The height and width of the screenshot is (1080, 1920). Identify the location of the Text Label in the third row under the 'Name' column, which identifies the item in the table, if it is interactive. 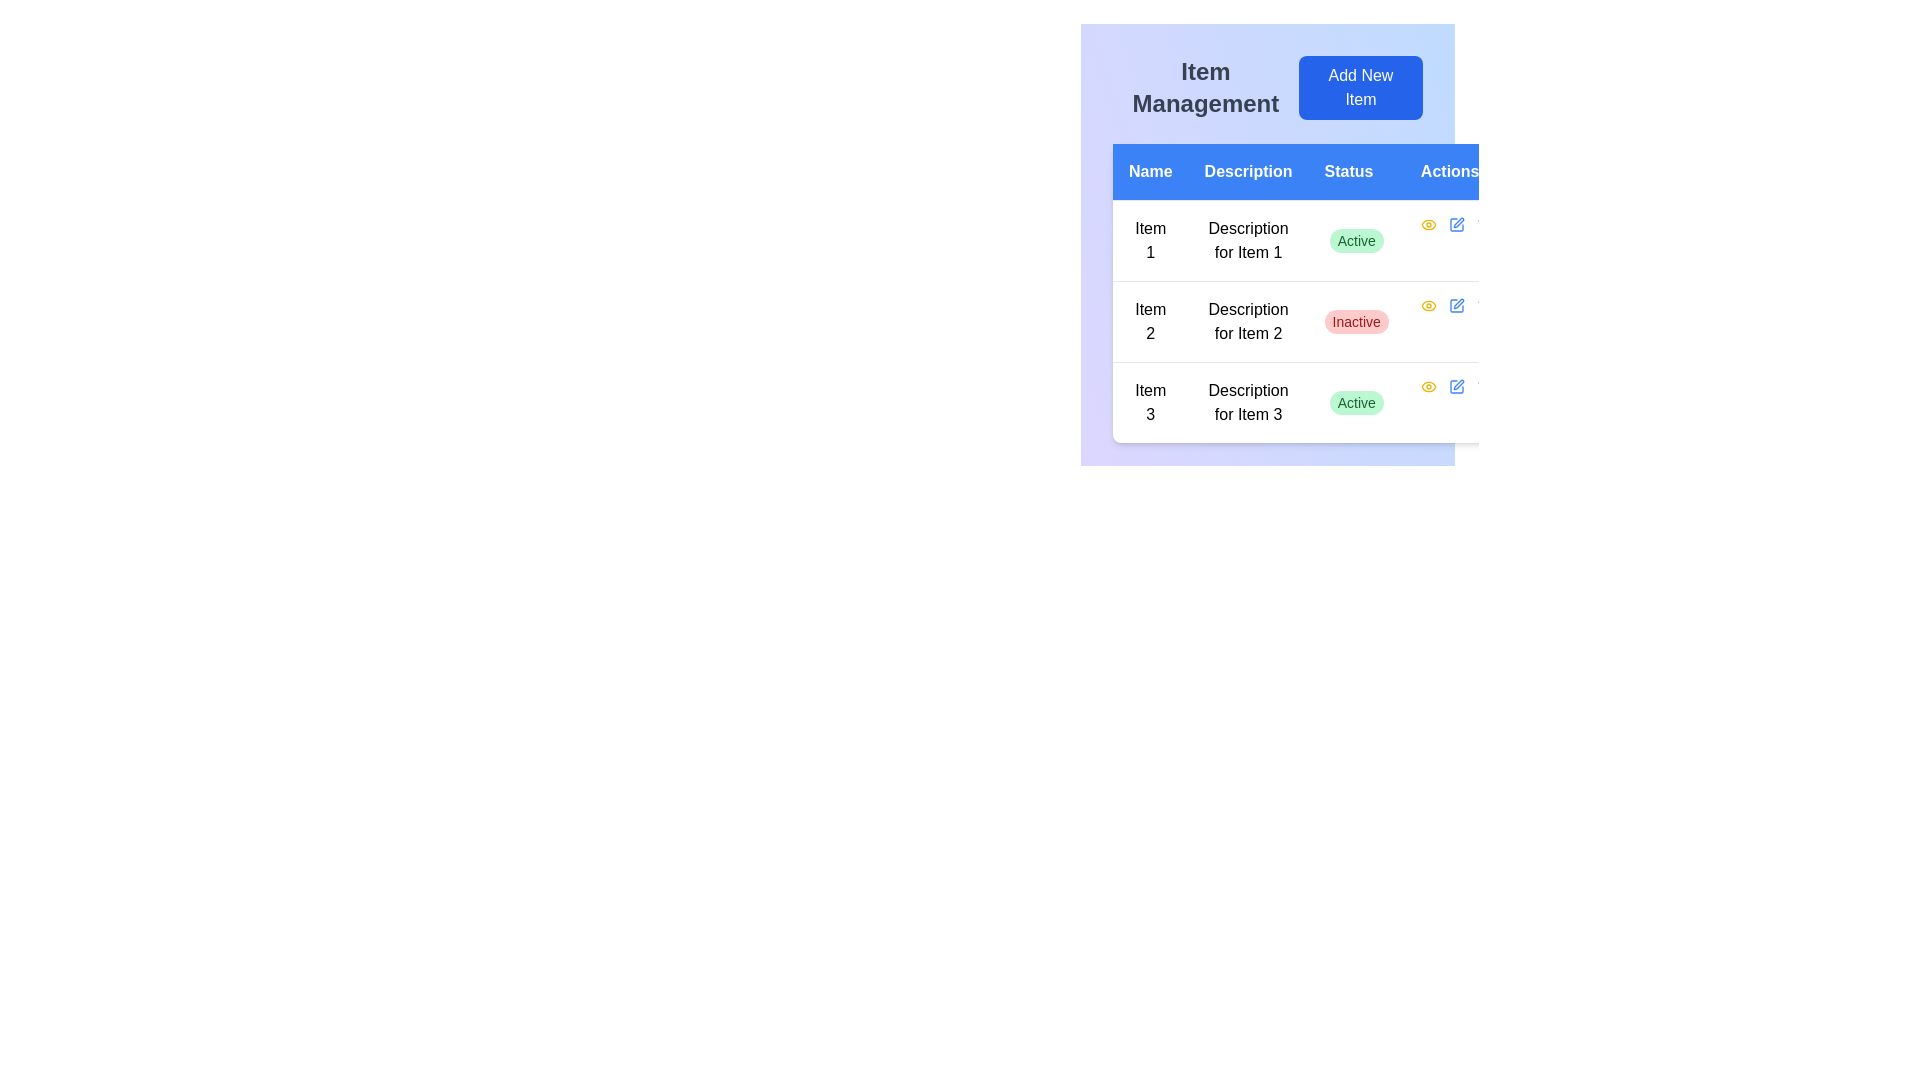
(1150, 401).